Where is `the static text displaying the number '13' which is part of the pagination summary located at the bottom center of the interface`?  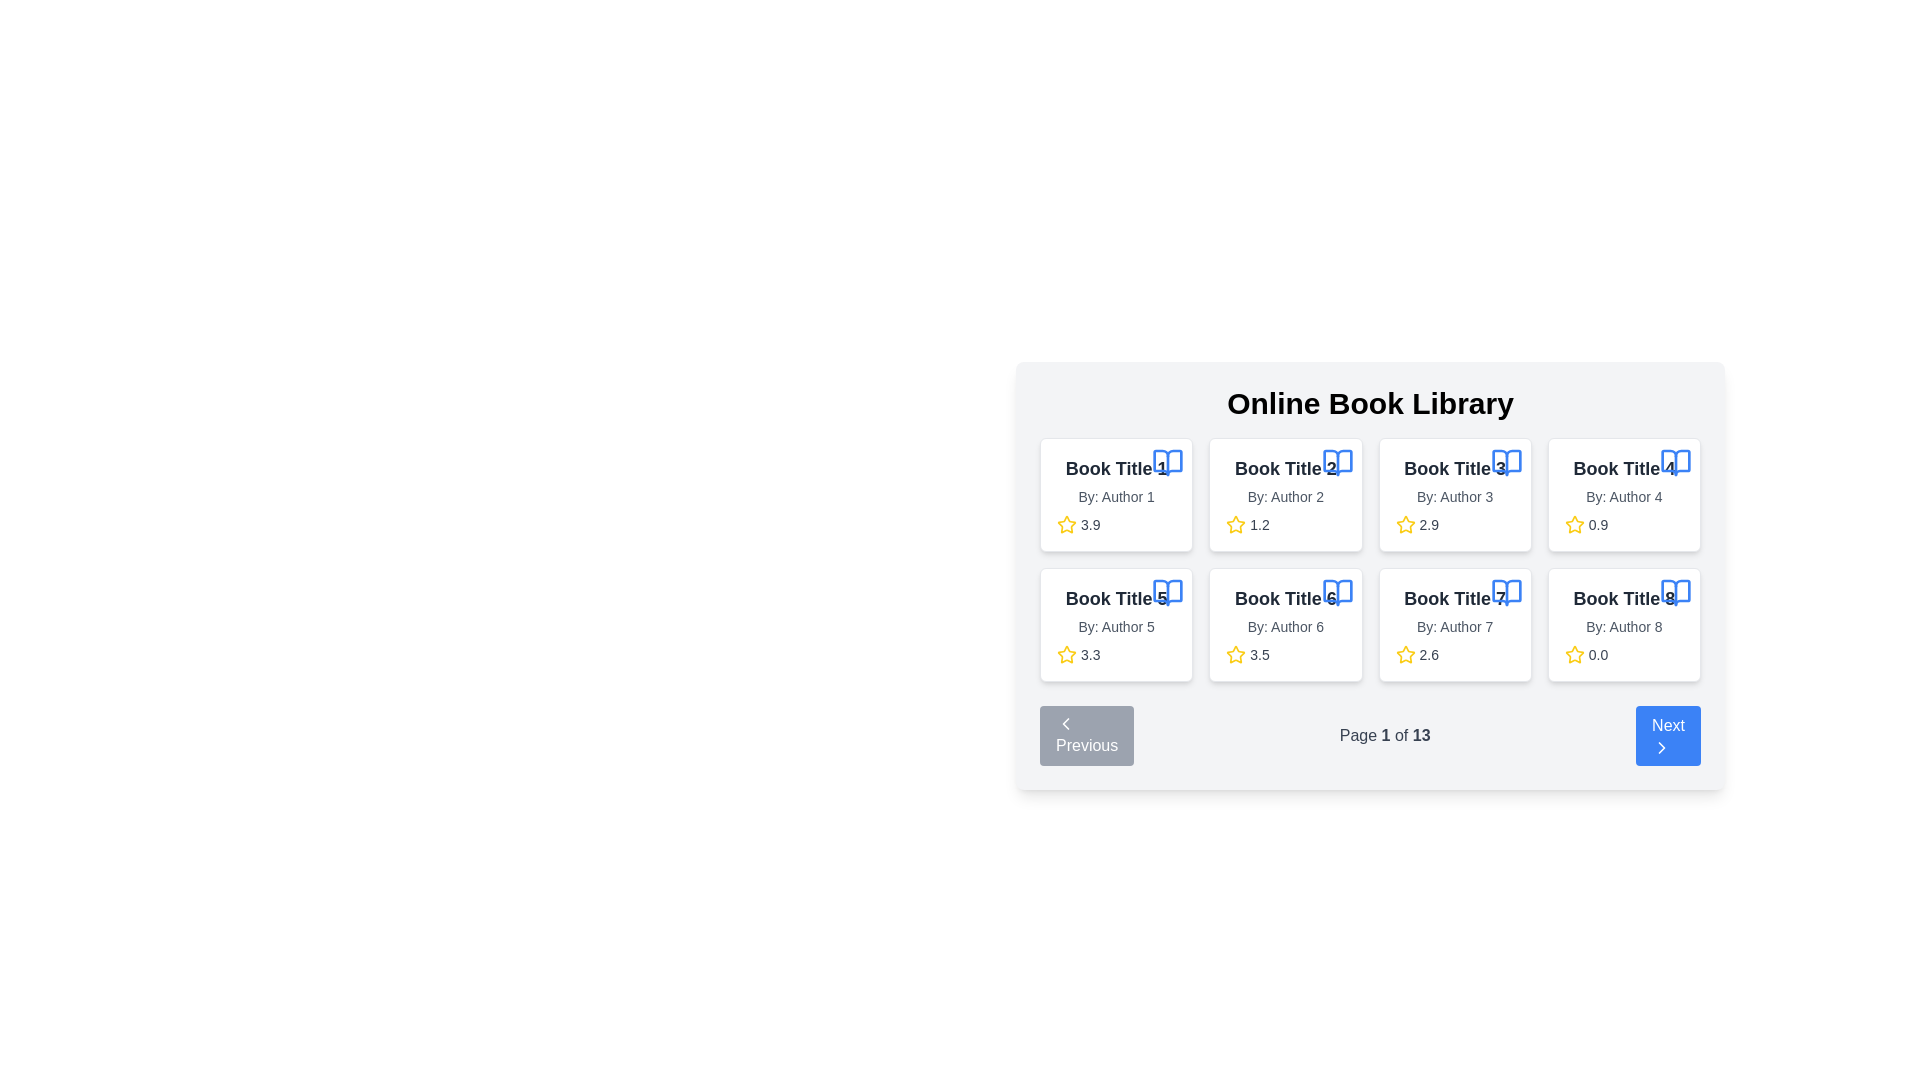
the static text displaying the number '13' which is part of the pagination summary located at the bottom center of the interface is located at coordinates (1420, 735).